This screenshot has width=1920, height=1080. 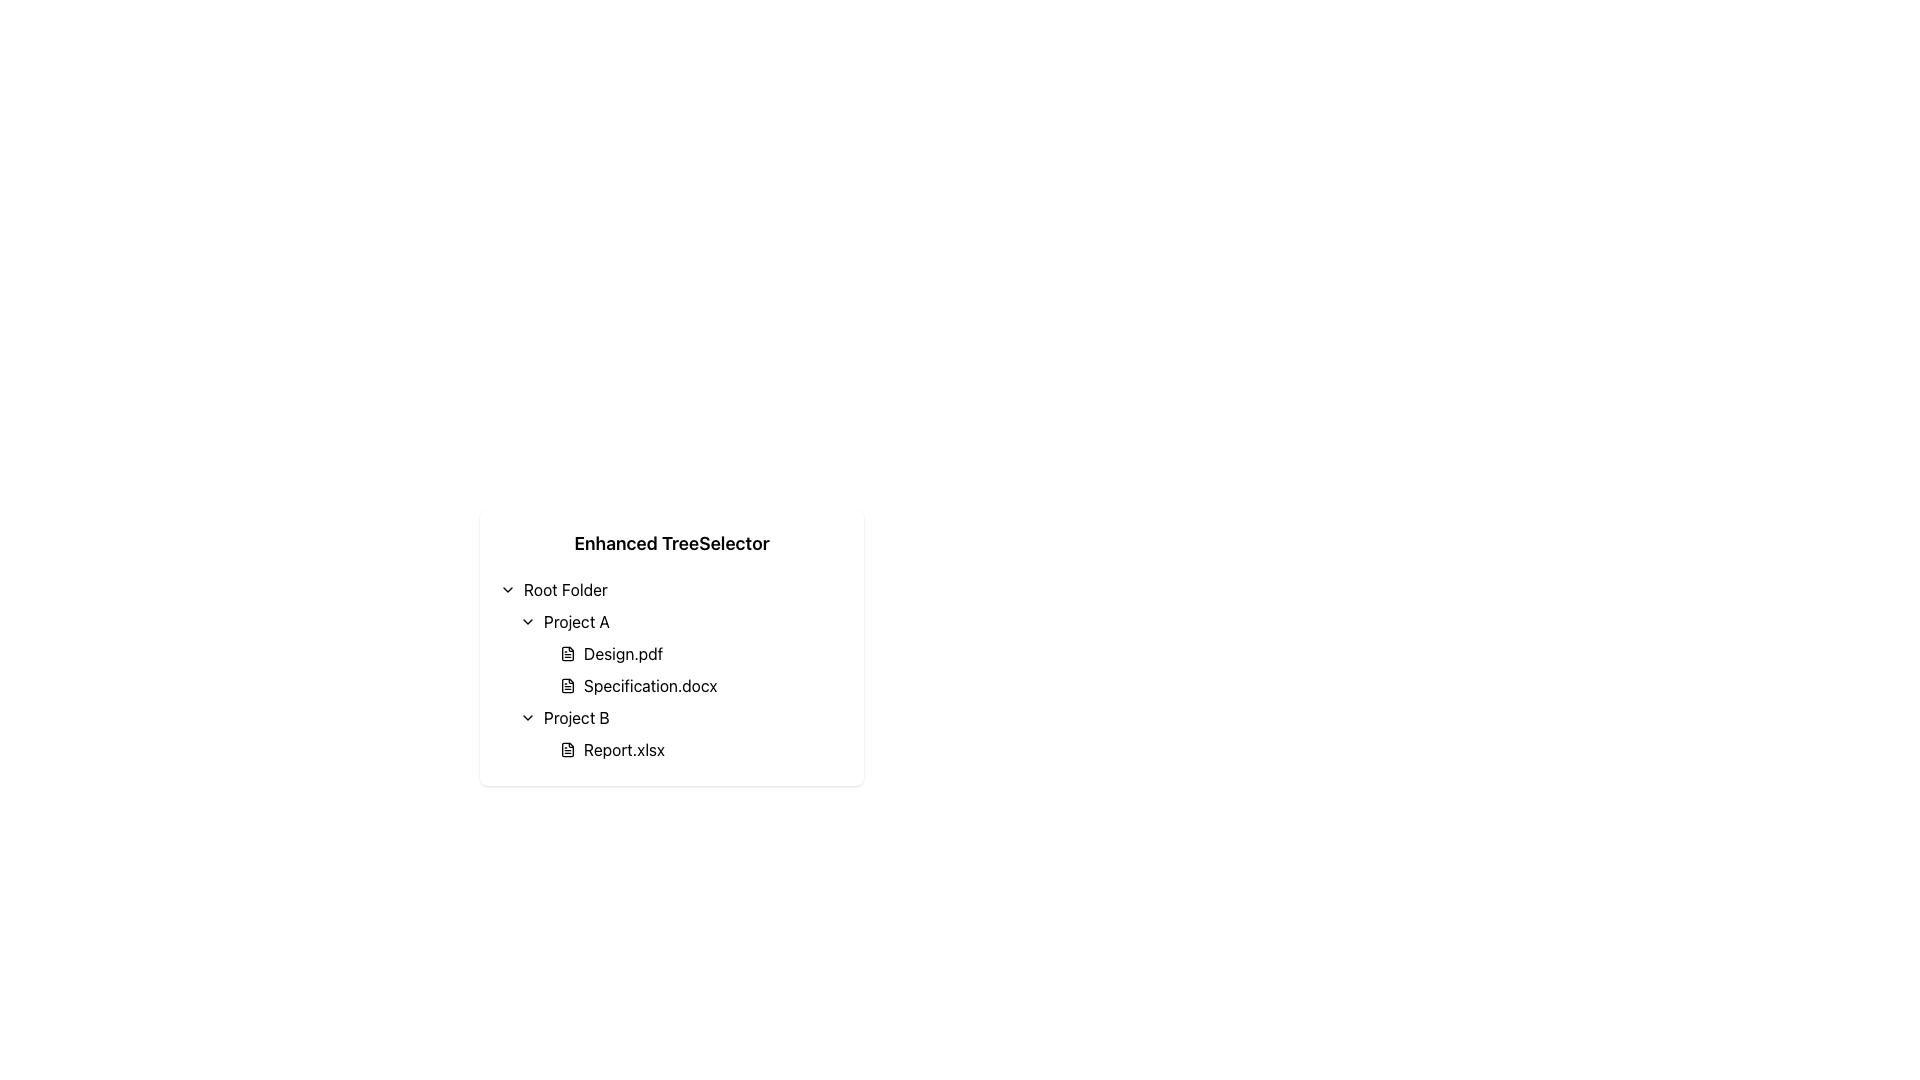 What do you see at coordinates (681, 716) in the screenshot?
I see `the collapsible tree node labeled 'Project B'` at bounding box center [681, 716].